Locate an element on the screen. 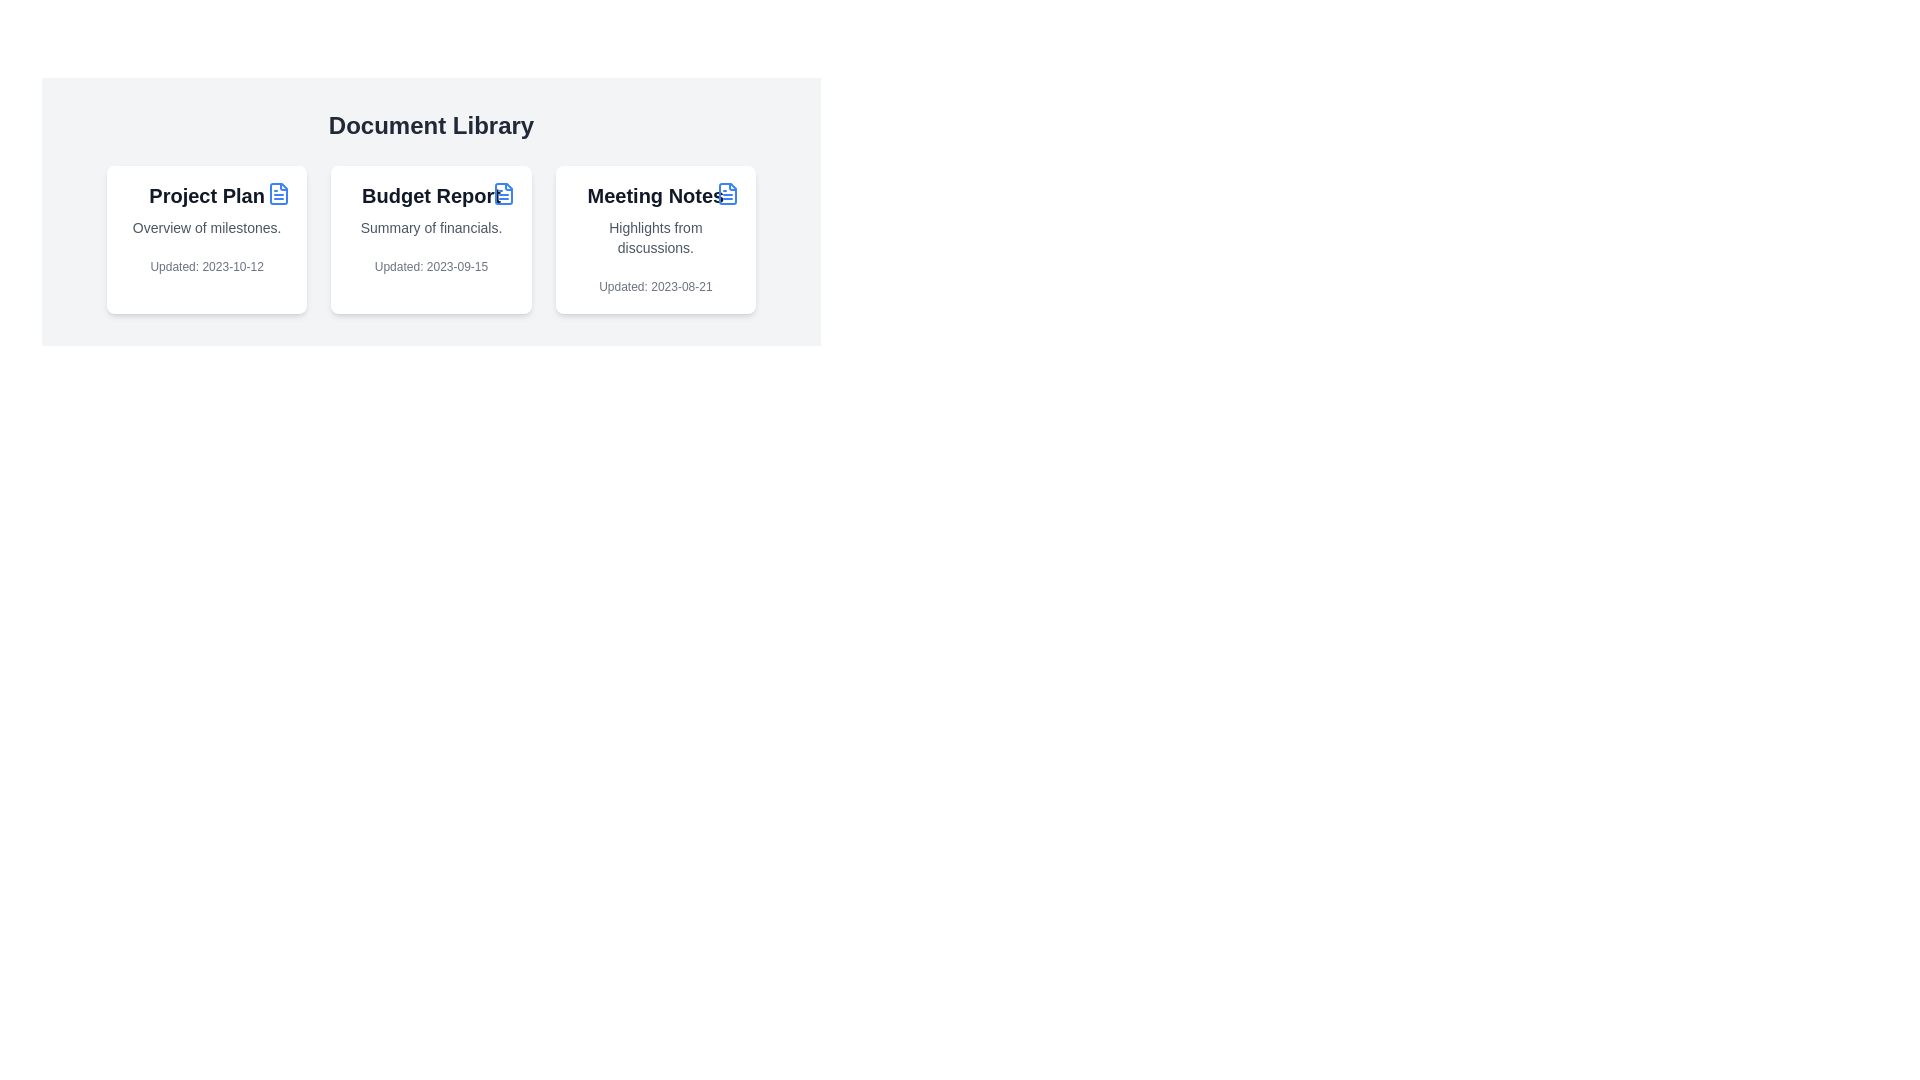 The height and width of the screenshot is (1080, 1920). the document icon with a blue theme located at the top-right corner of the 'Meeting Notes' card is located at coordinates (727, 193).